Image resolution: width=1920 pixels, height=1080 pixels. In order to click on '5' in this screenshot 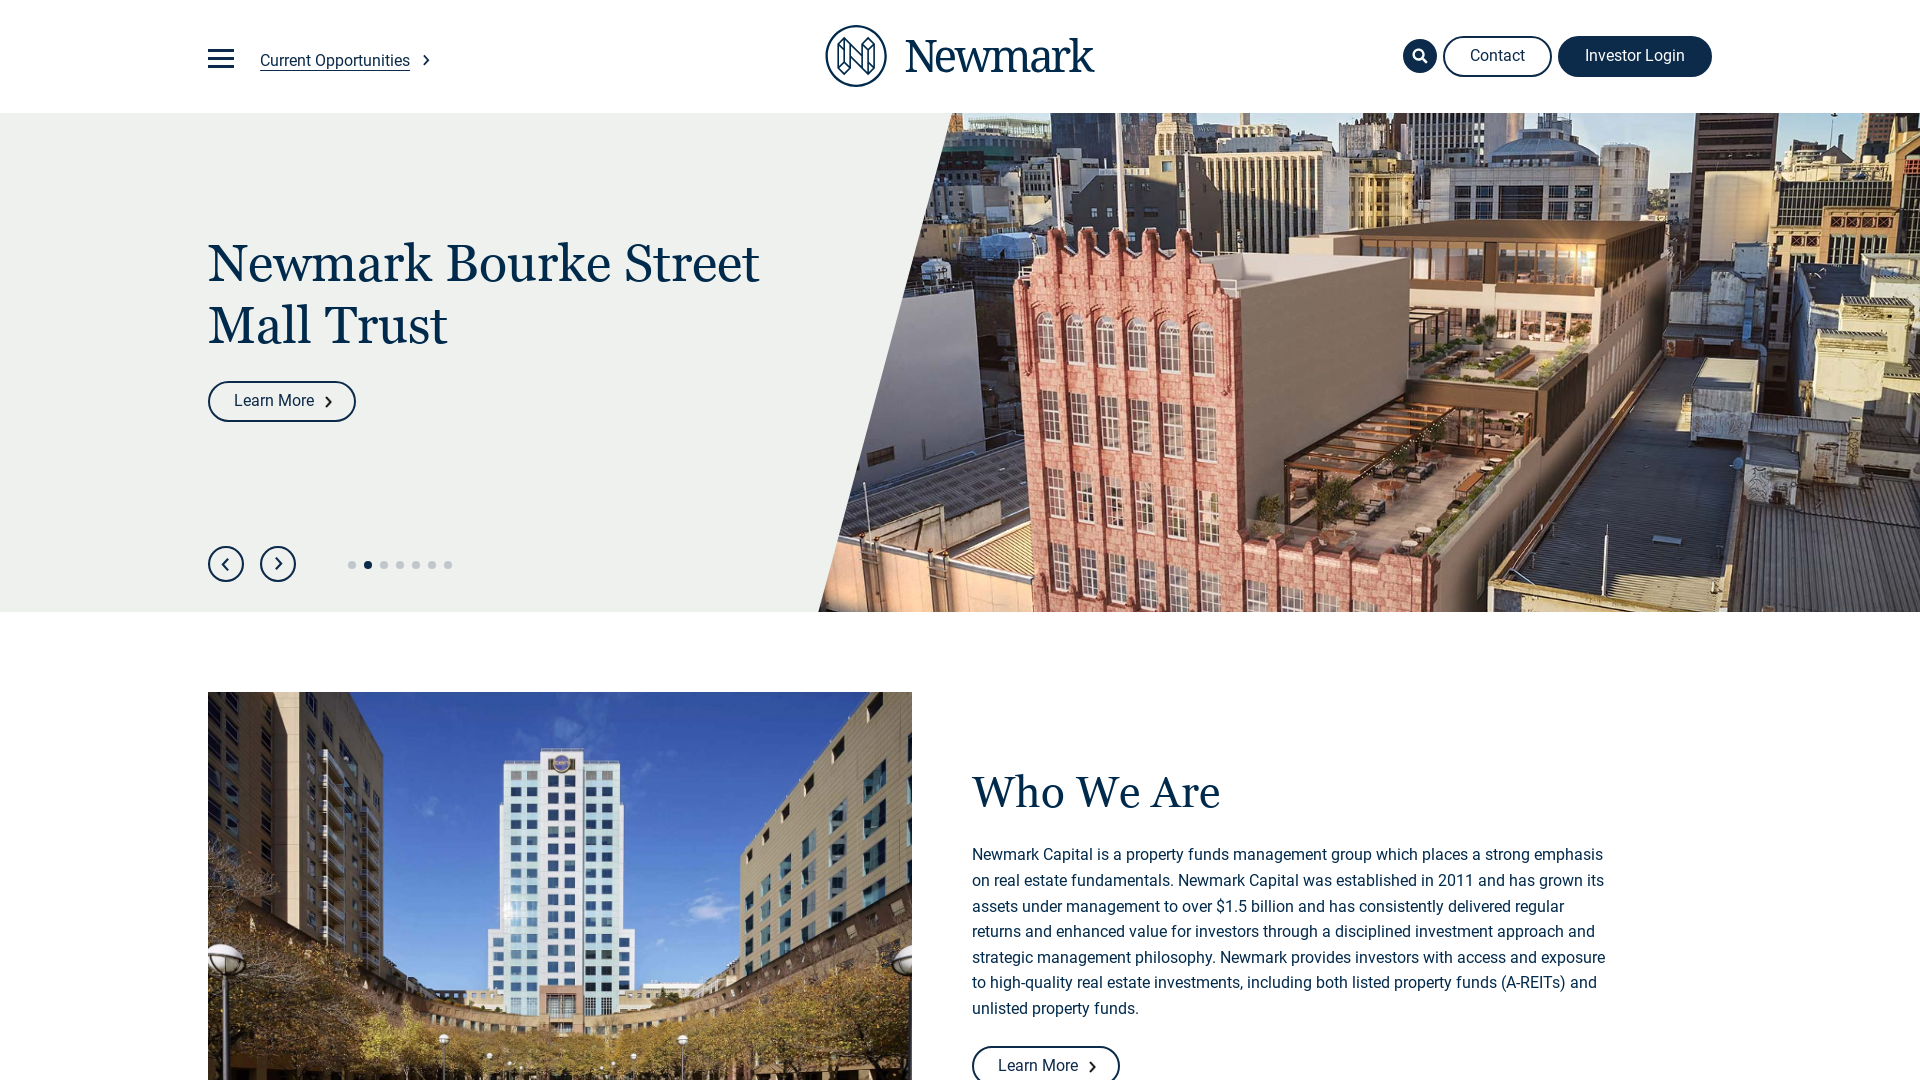, I will do `click(416, 562)`.